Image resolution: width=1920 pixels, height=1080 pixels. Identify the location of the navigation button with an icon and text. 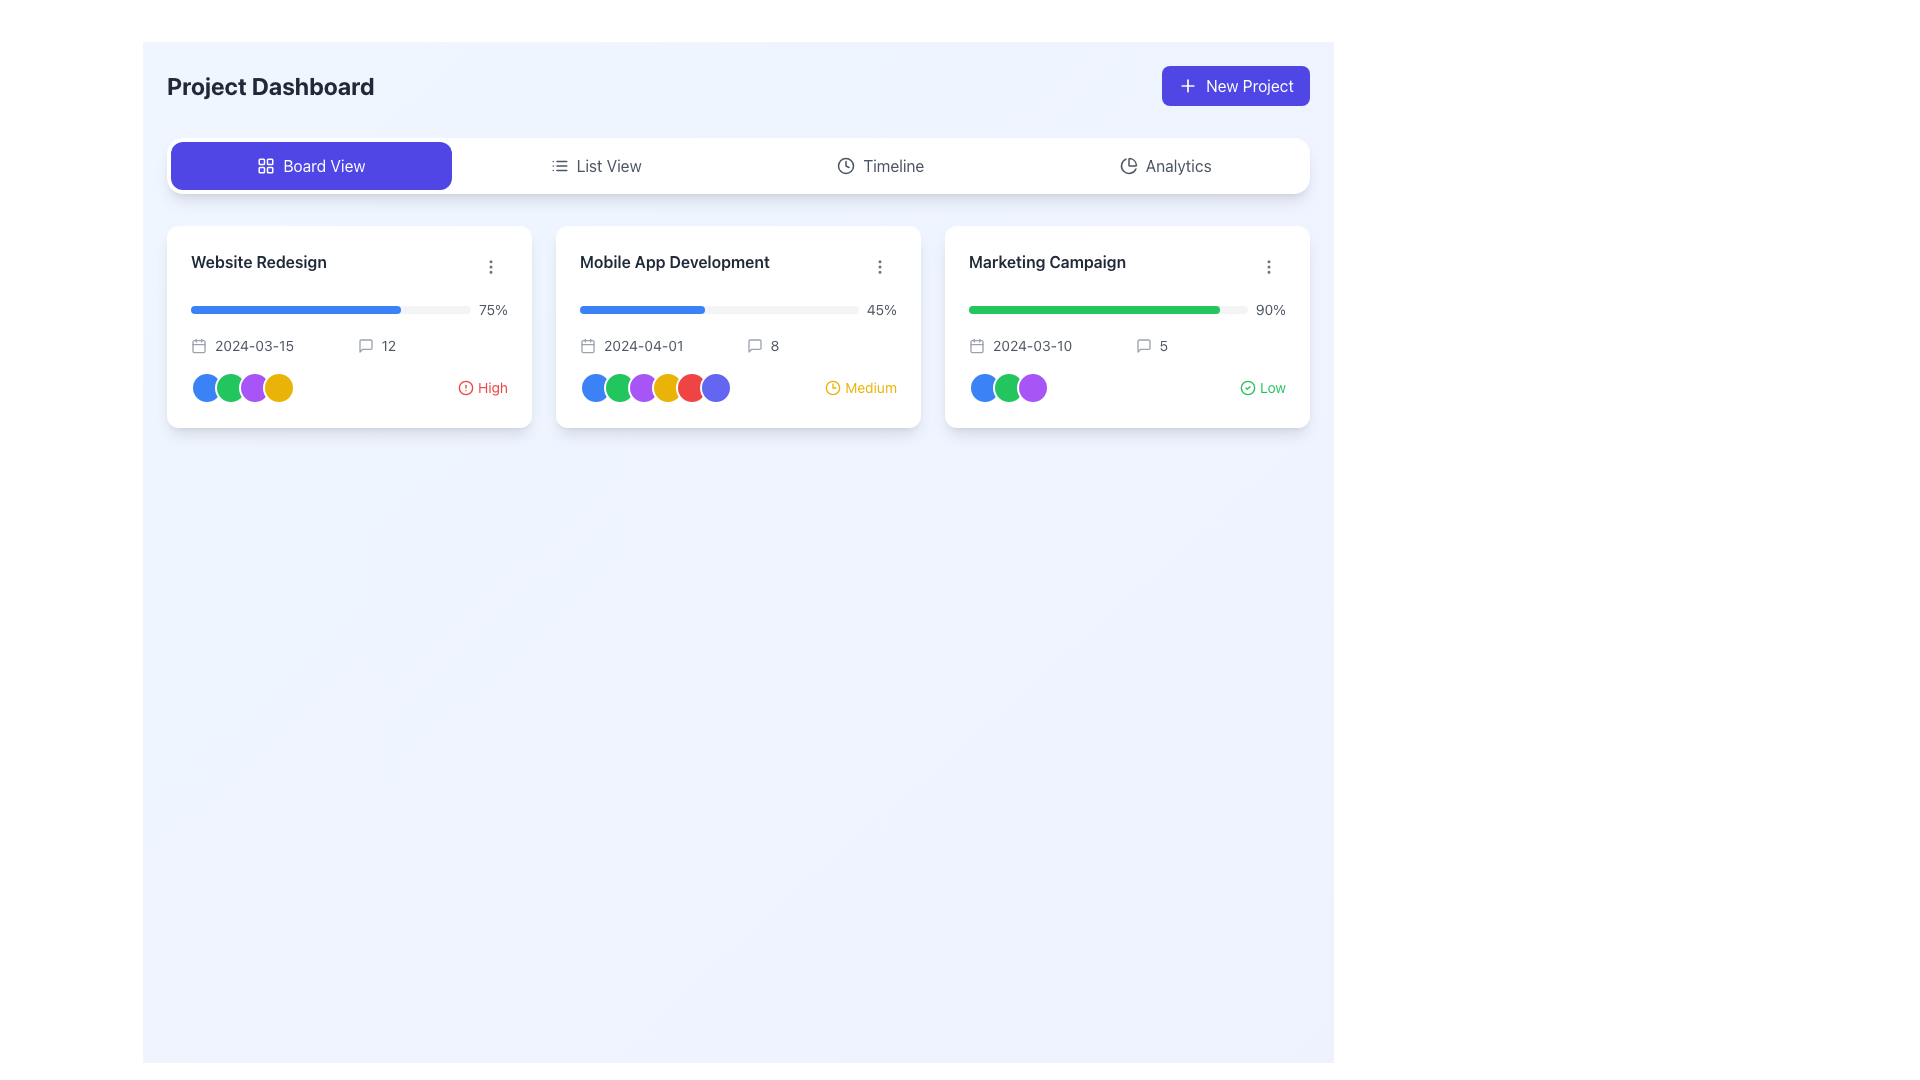
(595, 164).